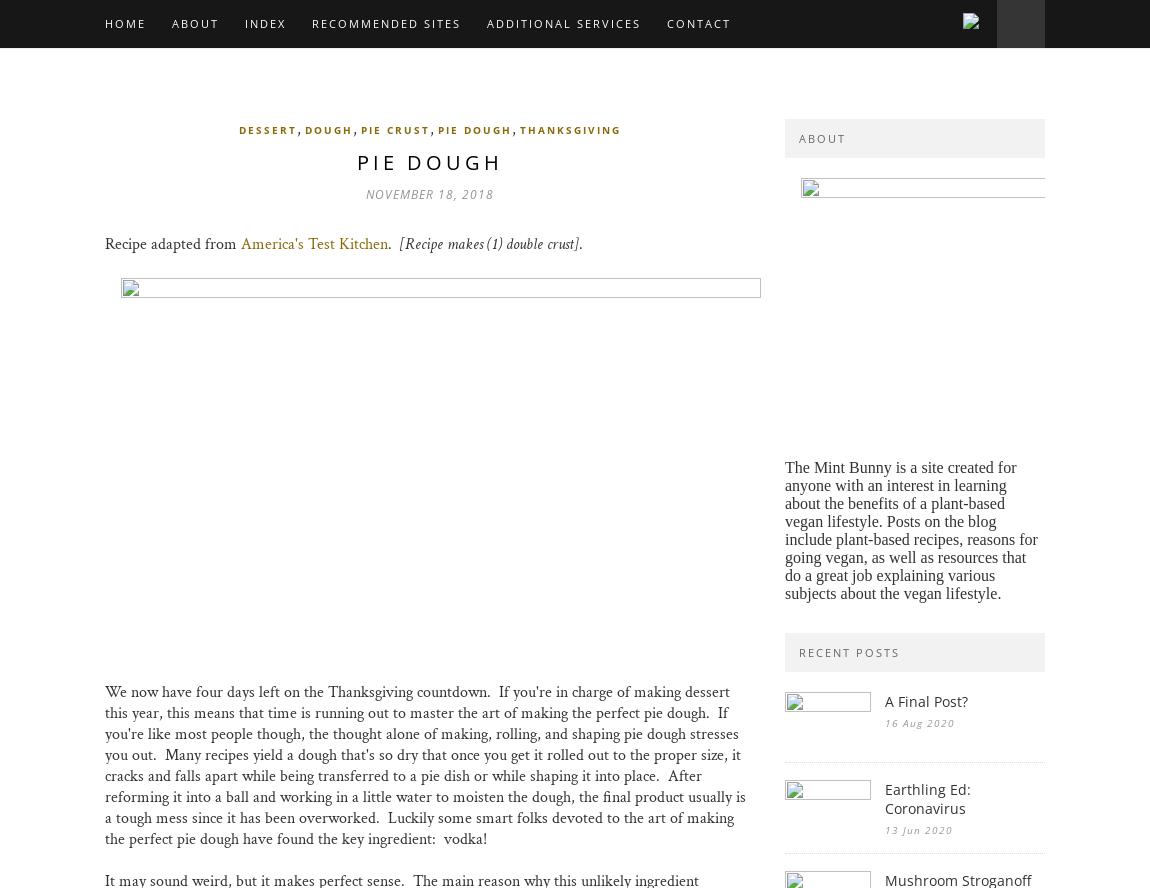 The width and height of the screenshot is (1150, 888). Describe the element at coordinates (395, 130) in the screenshot. I see `'pie crust'` at that location.